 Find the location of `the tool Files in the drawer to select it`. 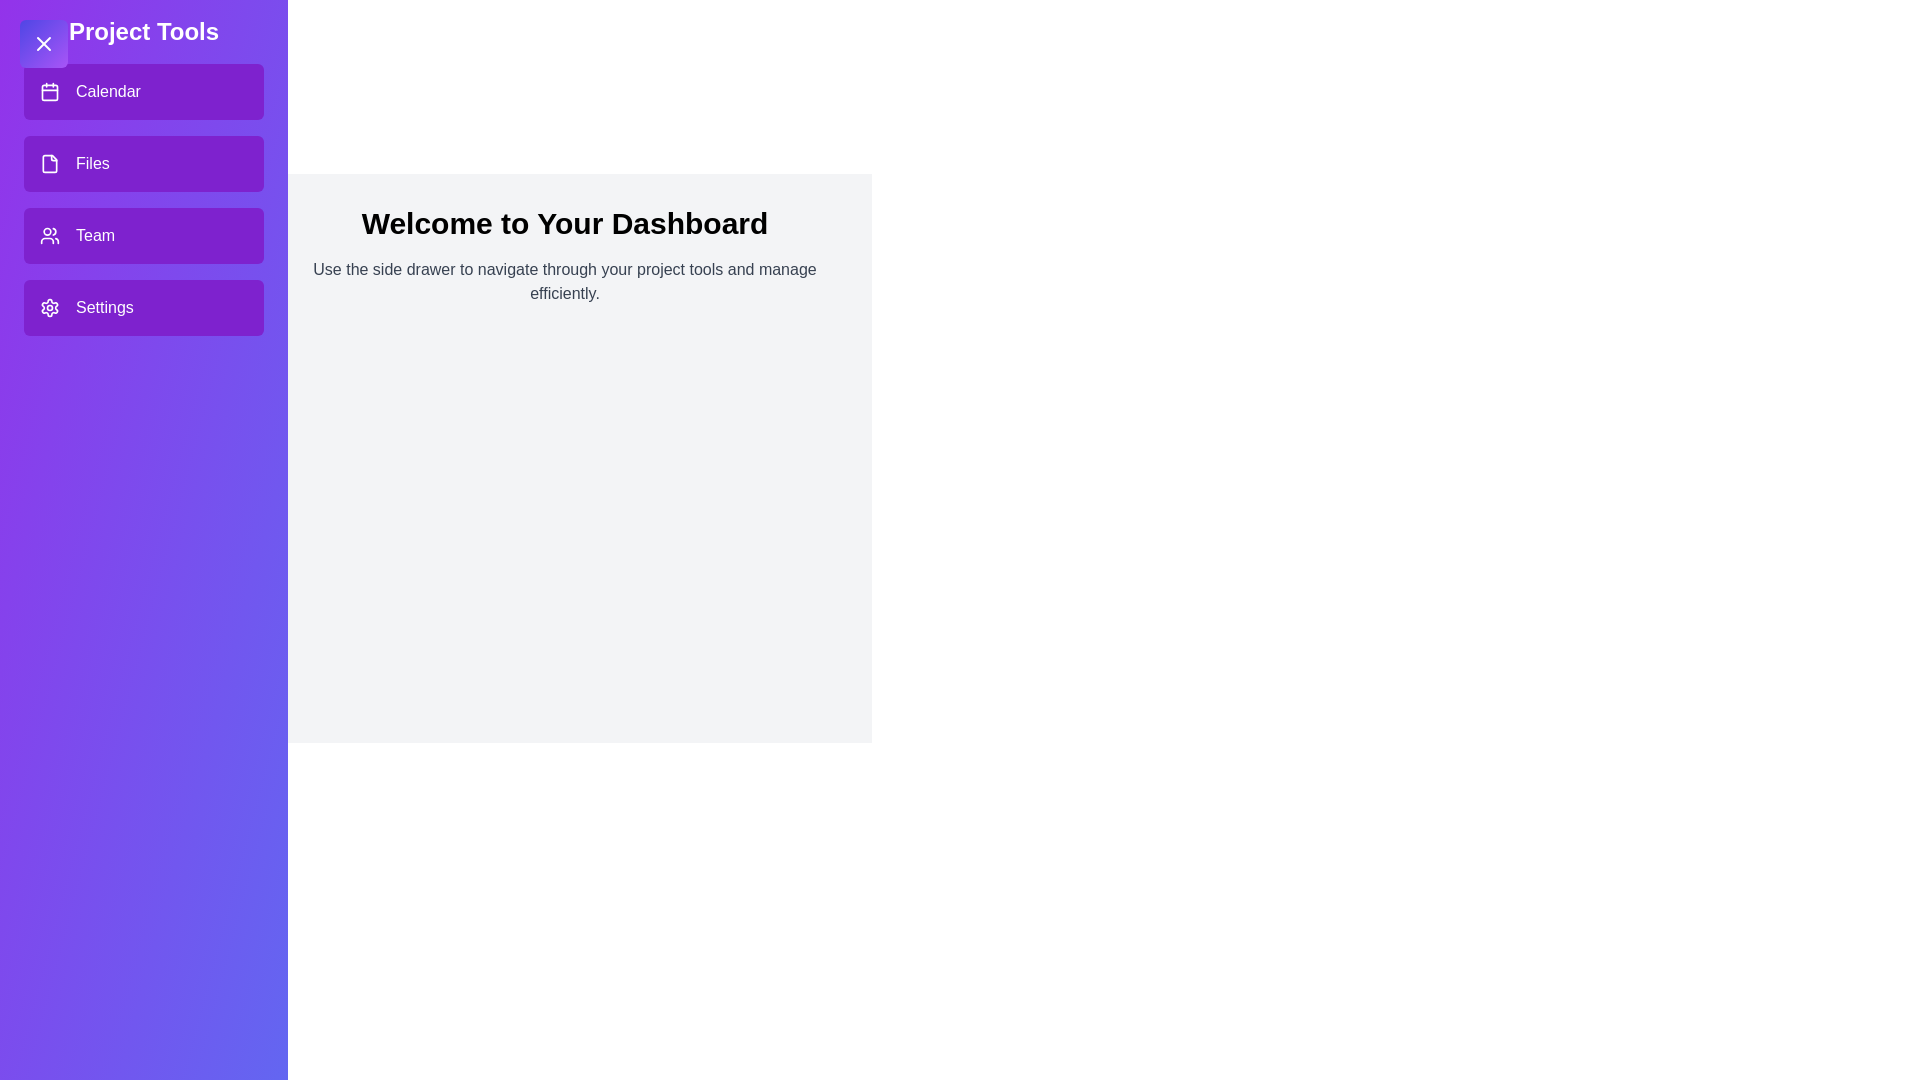

the tool Files in the drawer to select it is located at coordinates (143, 163).